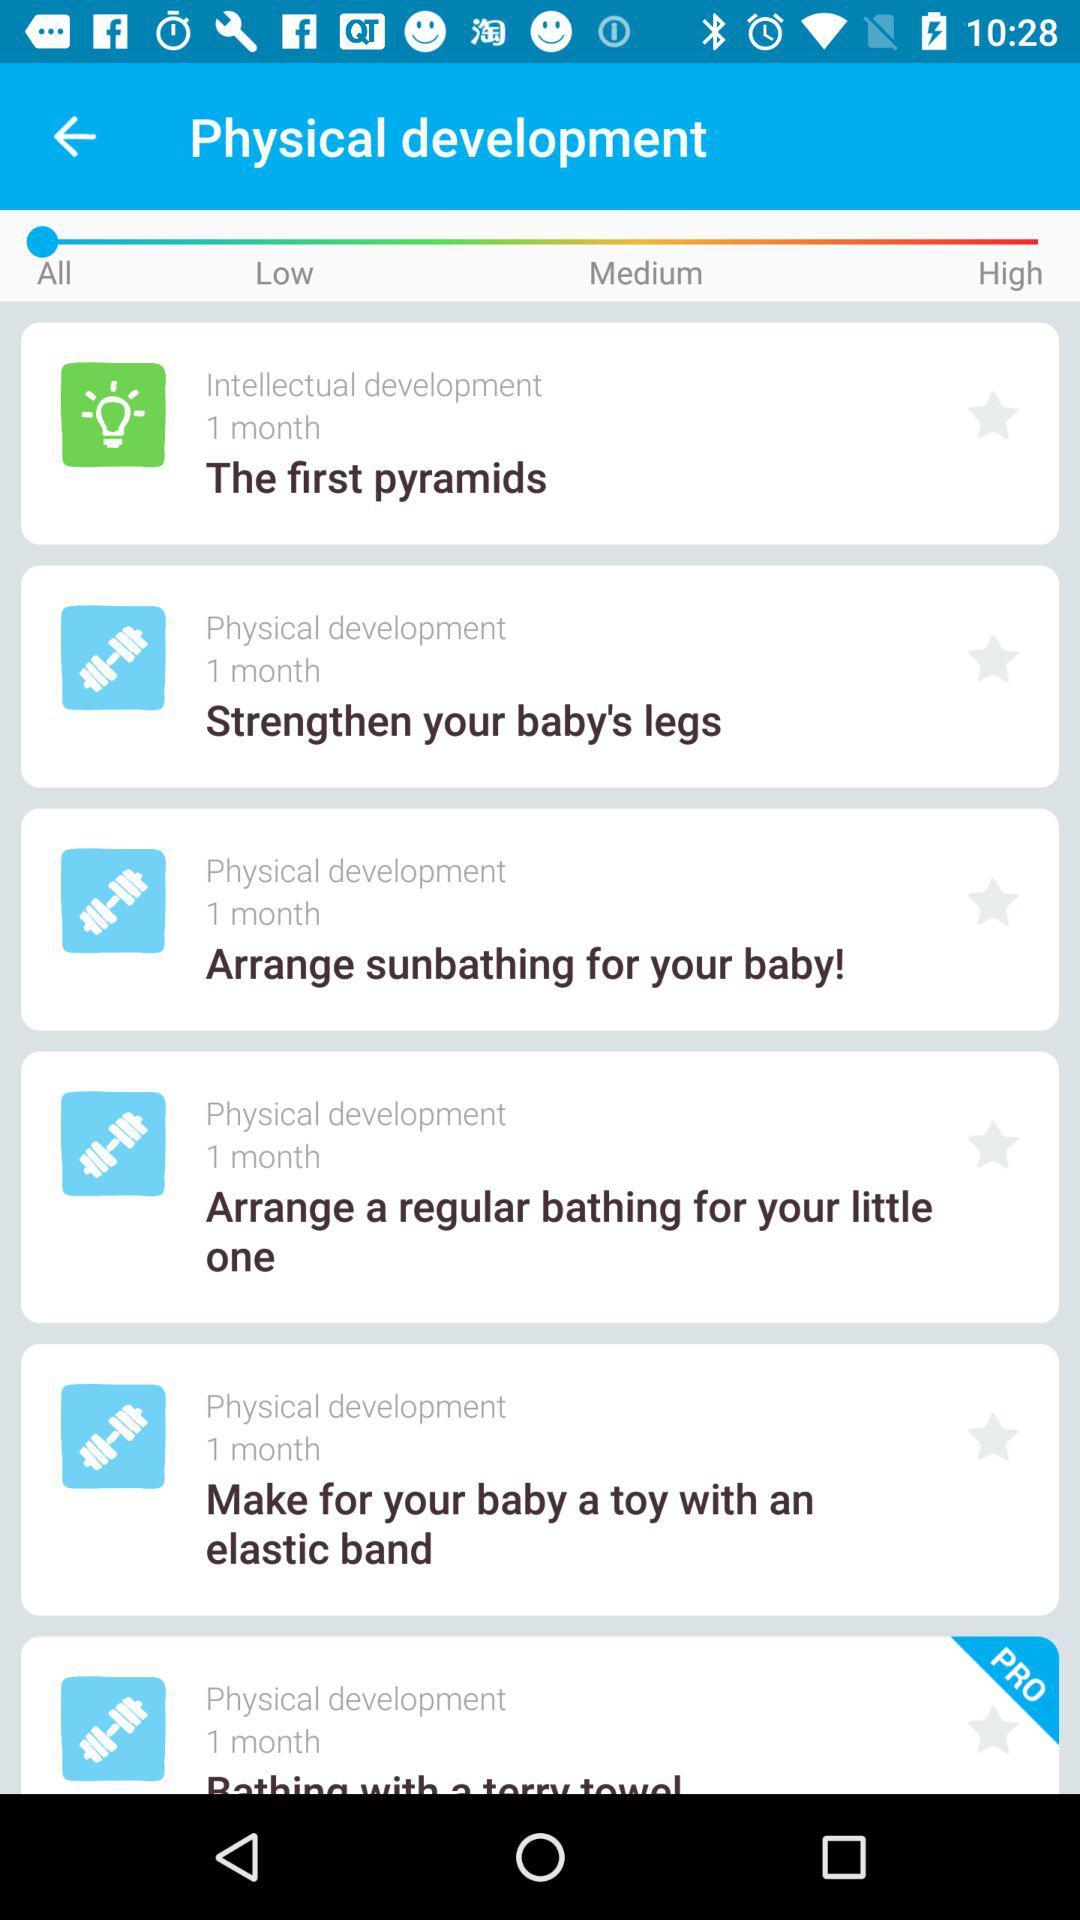 The image size is (1080, 1920). What do you see at coordinates (993, 900) in the screenshot?
I see `like` at bounding box center [993, 900].